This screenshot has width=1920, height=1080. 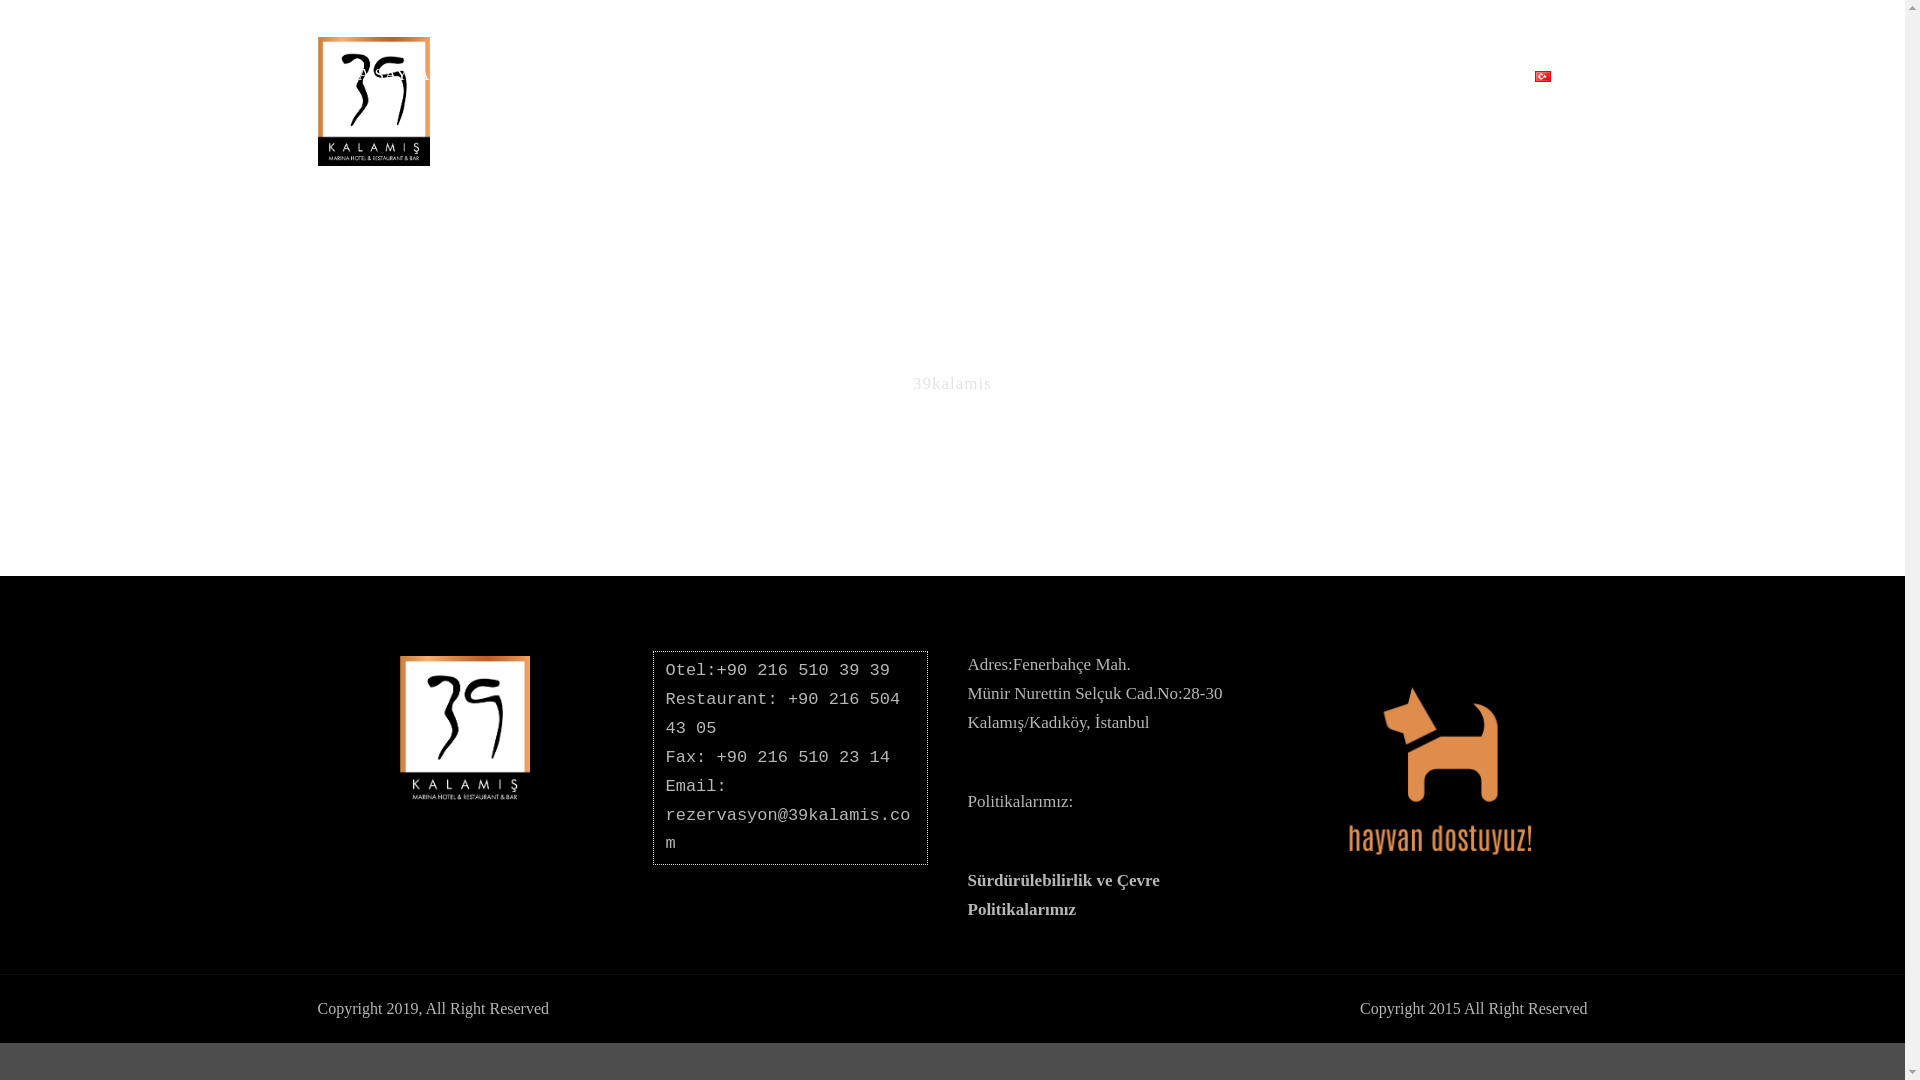 What do you see at coordinates (671, 86) in the screenshot?
I see `'RESTAURANT & BAR'` at bounding box center [671, 86].